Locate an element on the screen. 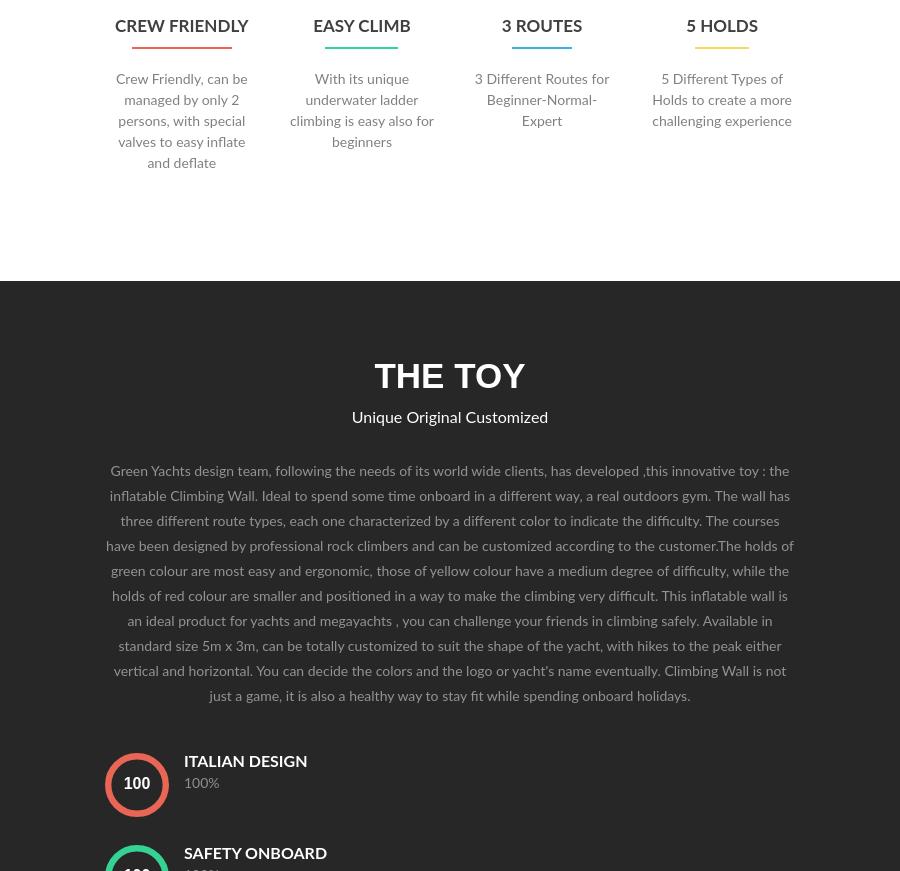 This screenshot has height=871, width=900. '100%' is located at coordinates (201, 783).